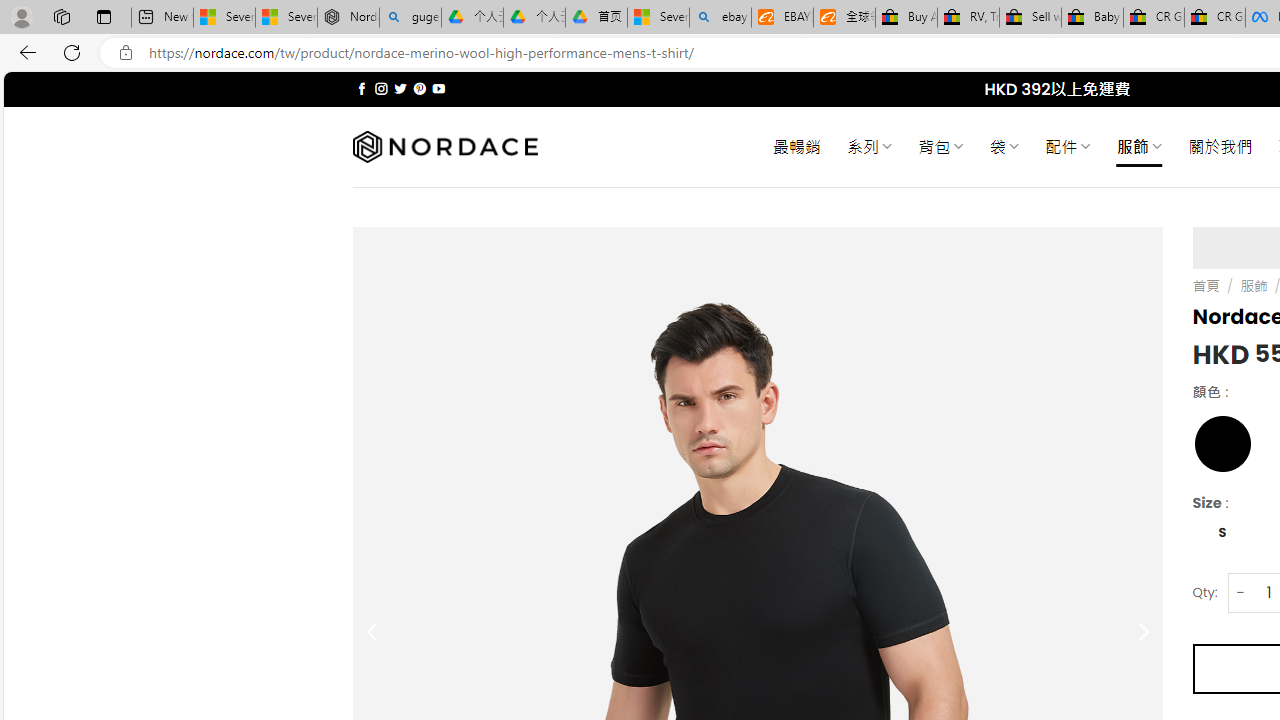 Image resolution: width=1280 pixels, height=720 pixels. What do you see at coordinates (968, 17) in the screenshot?
I see `'RV, Trailer & Camper Steps & Ladders for sale | eBay'` at bounding box center [968, 17].